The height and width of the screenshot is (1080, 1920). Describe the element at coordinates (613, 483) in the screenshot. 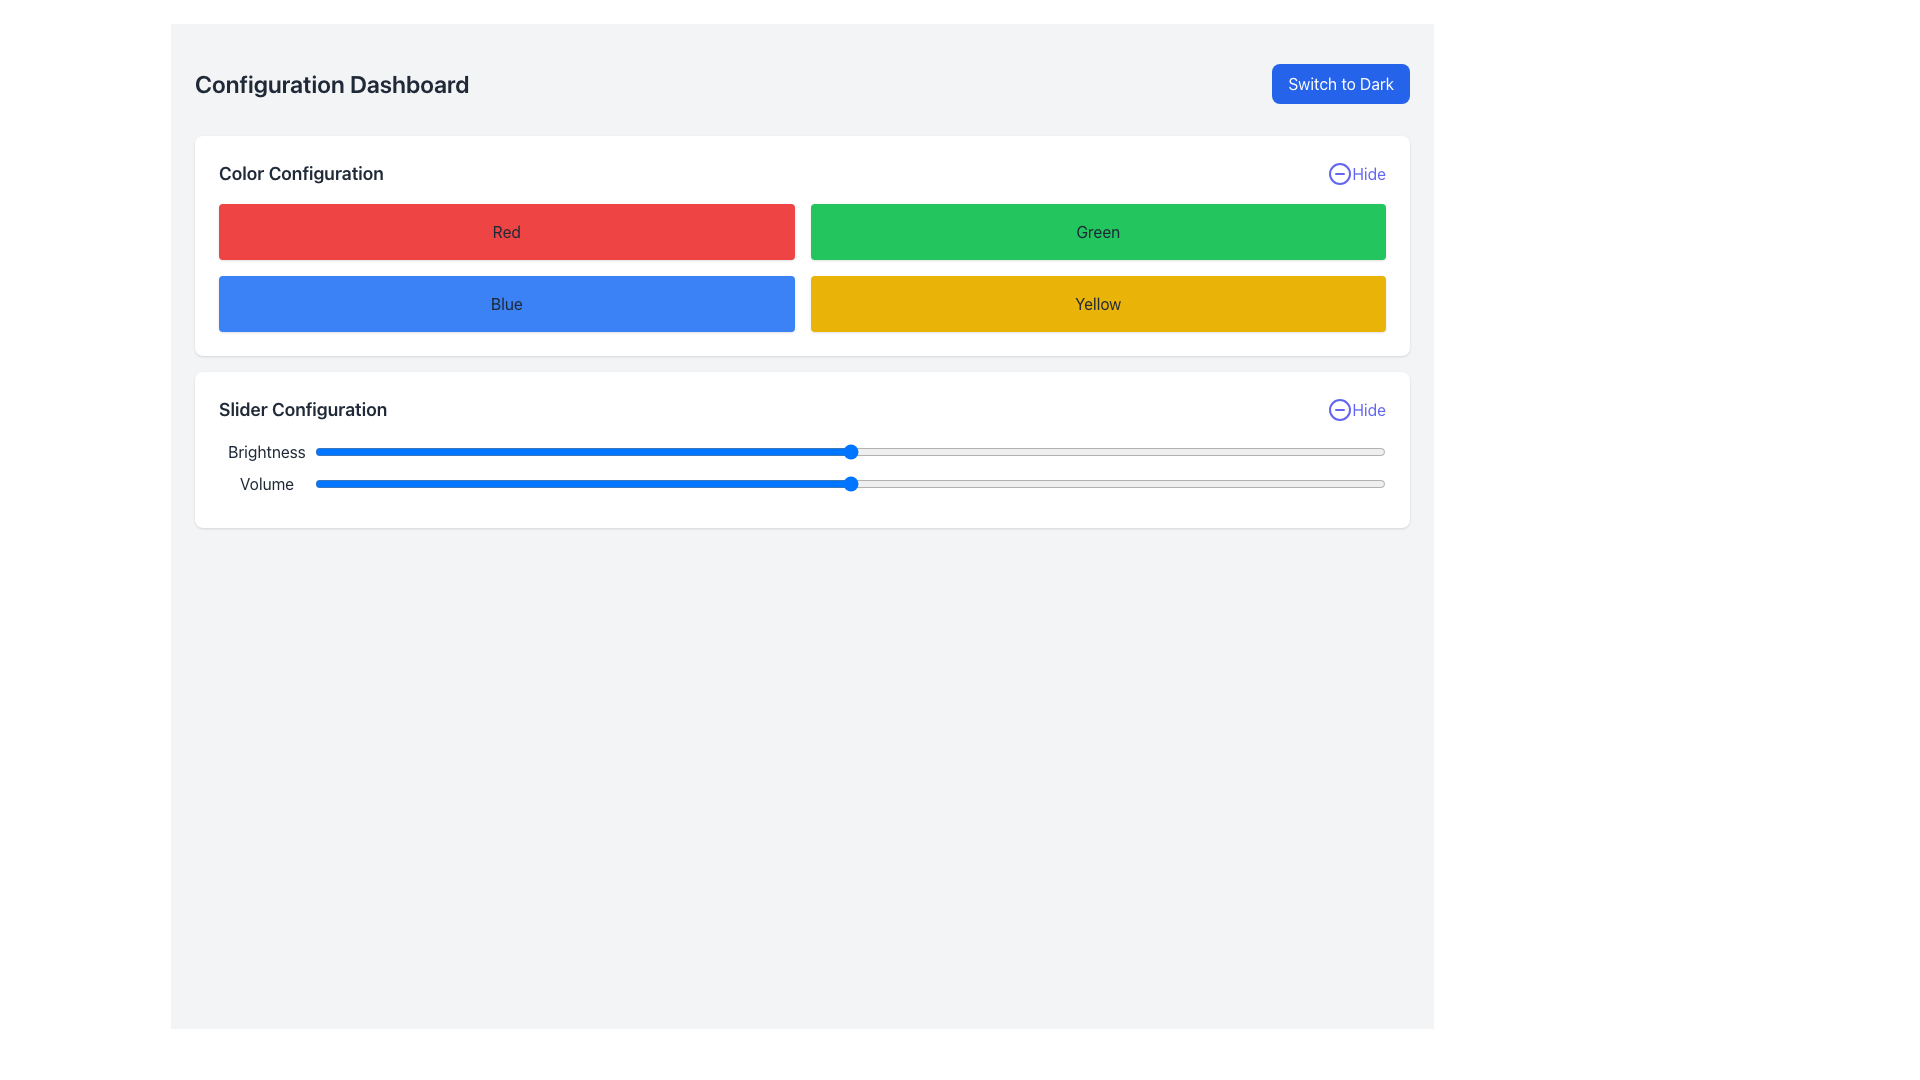

I see `the slider value` at that location.